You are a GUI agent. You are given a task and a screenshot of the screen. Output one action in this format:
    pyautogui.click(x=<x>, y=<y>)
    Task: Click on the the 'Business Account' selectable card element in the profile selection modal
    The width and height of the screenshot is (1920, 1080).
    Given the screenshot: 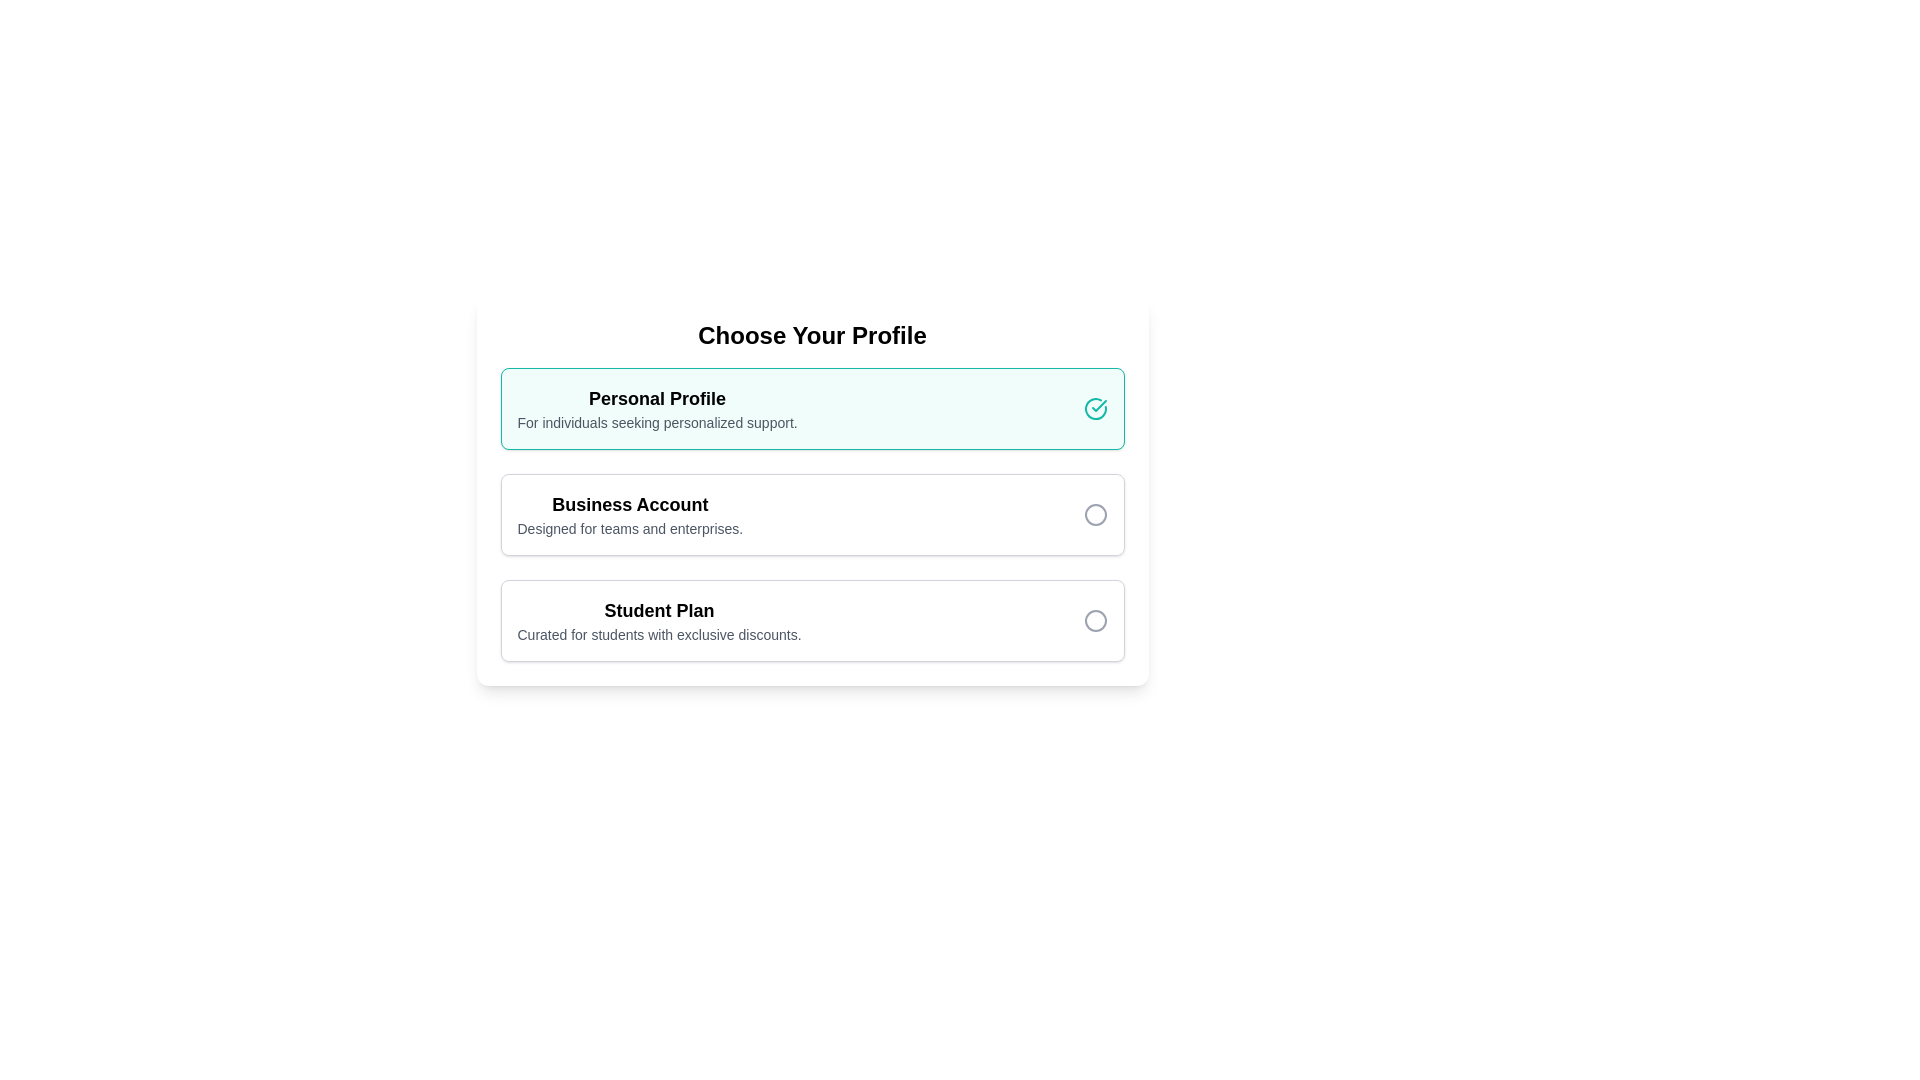 What is the action you would take?
    pyautogui.click(x=812, y=506)
    